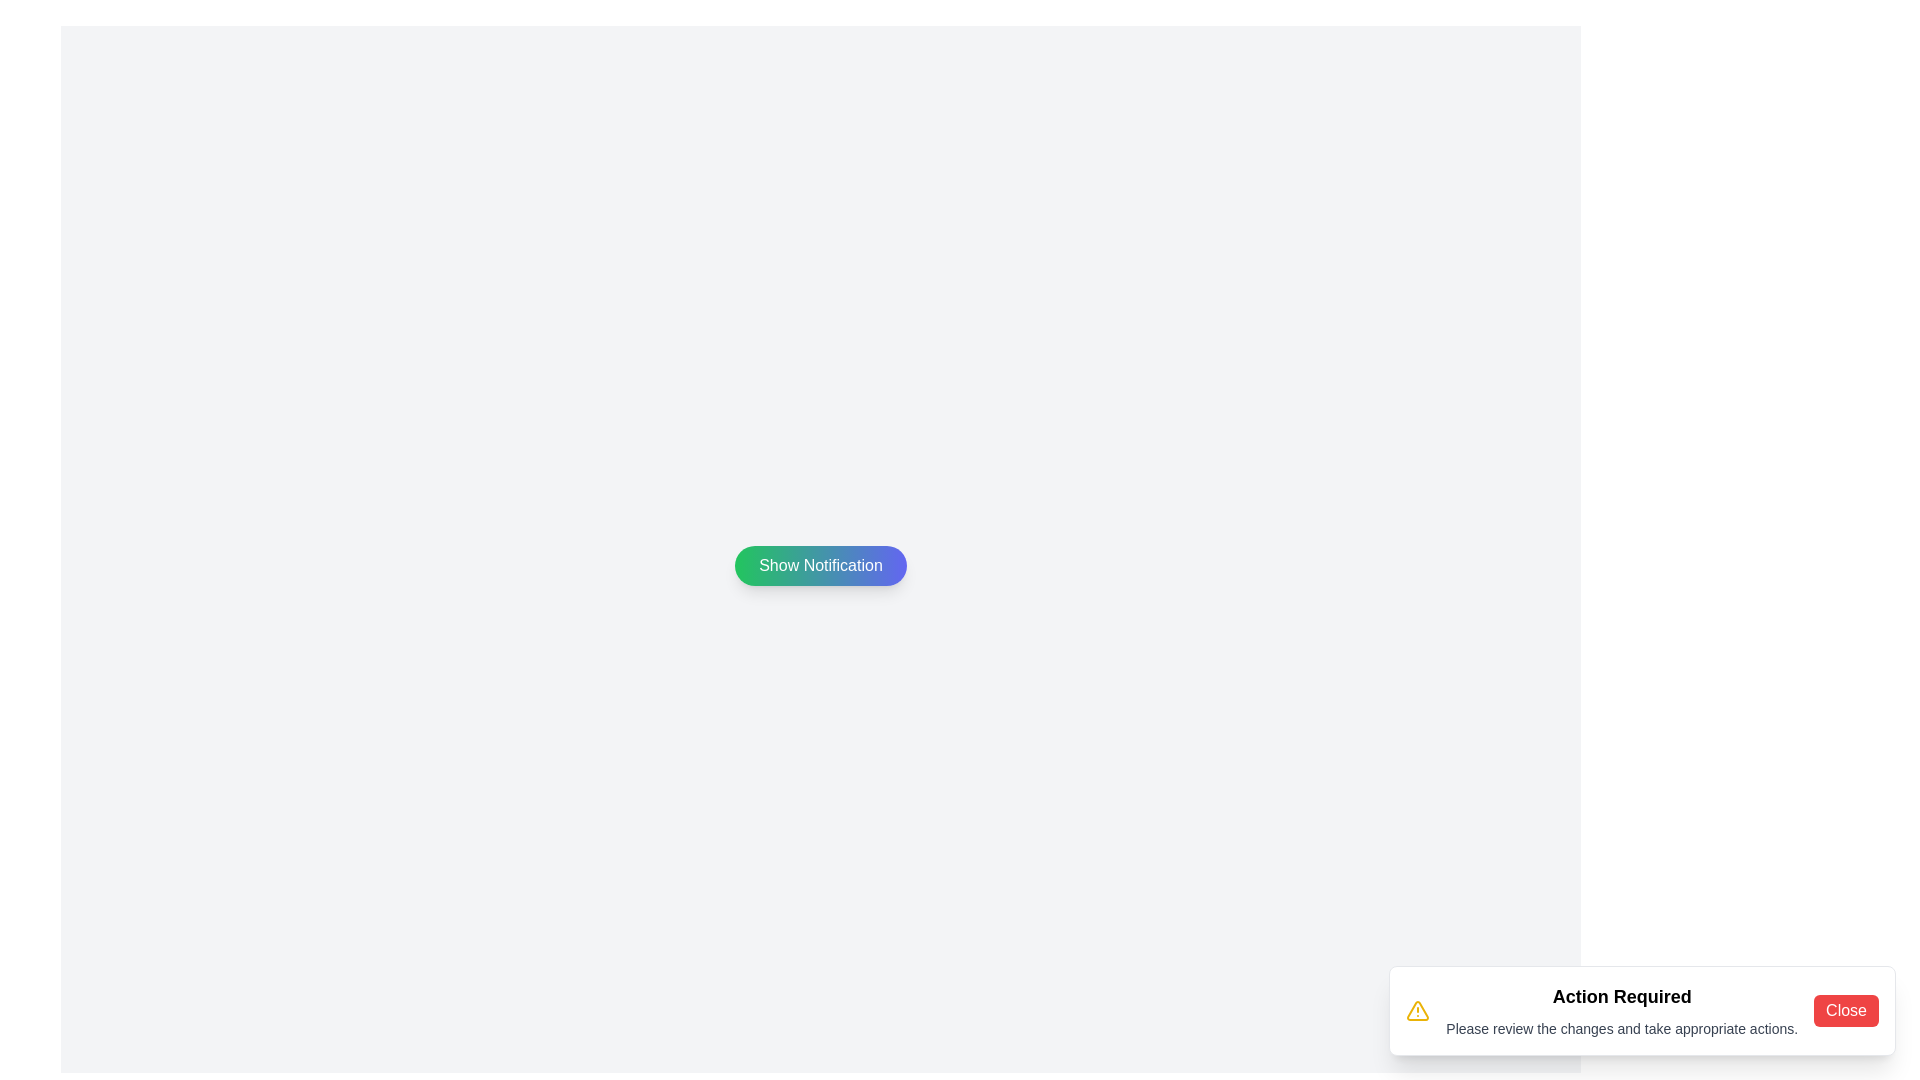 Image resolution: width=1920 pixels, height=1080 pixels. I want to click on the 'Show Notification' button to observe the hover effect, so click(820, 566).